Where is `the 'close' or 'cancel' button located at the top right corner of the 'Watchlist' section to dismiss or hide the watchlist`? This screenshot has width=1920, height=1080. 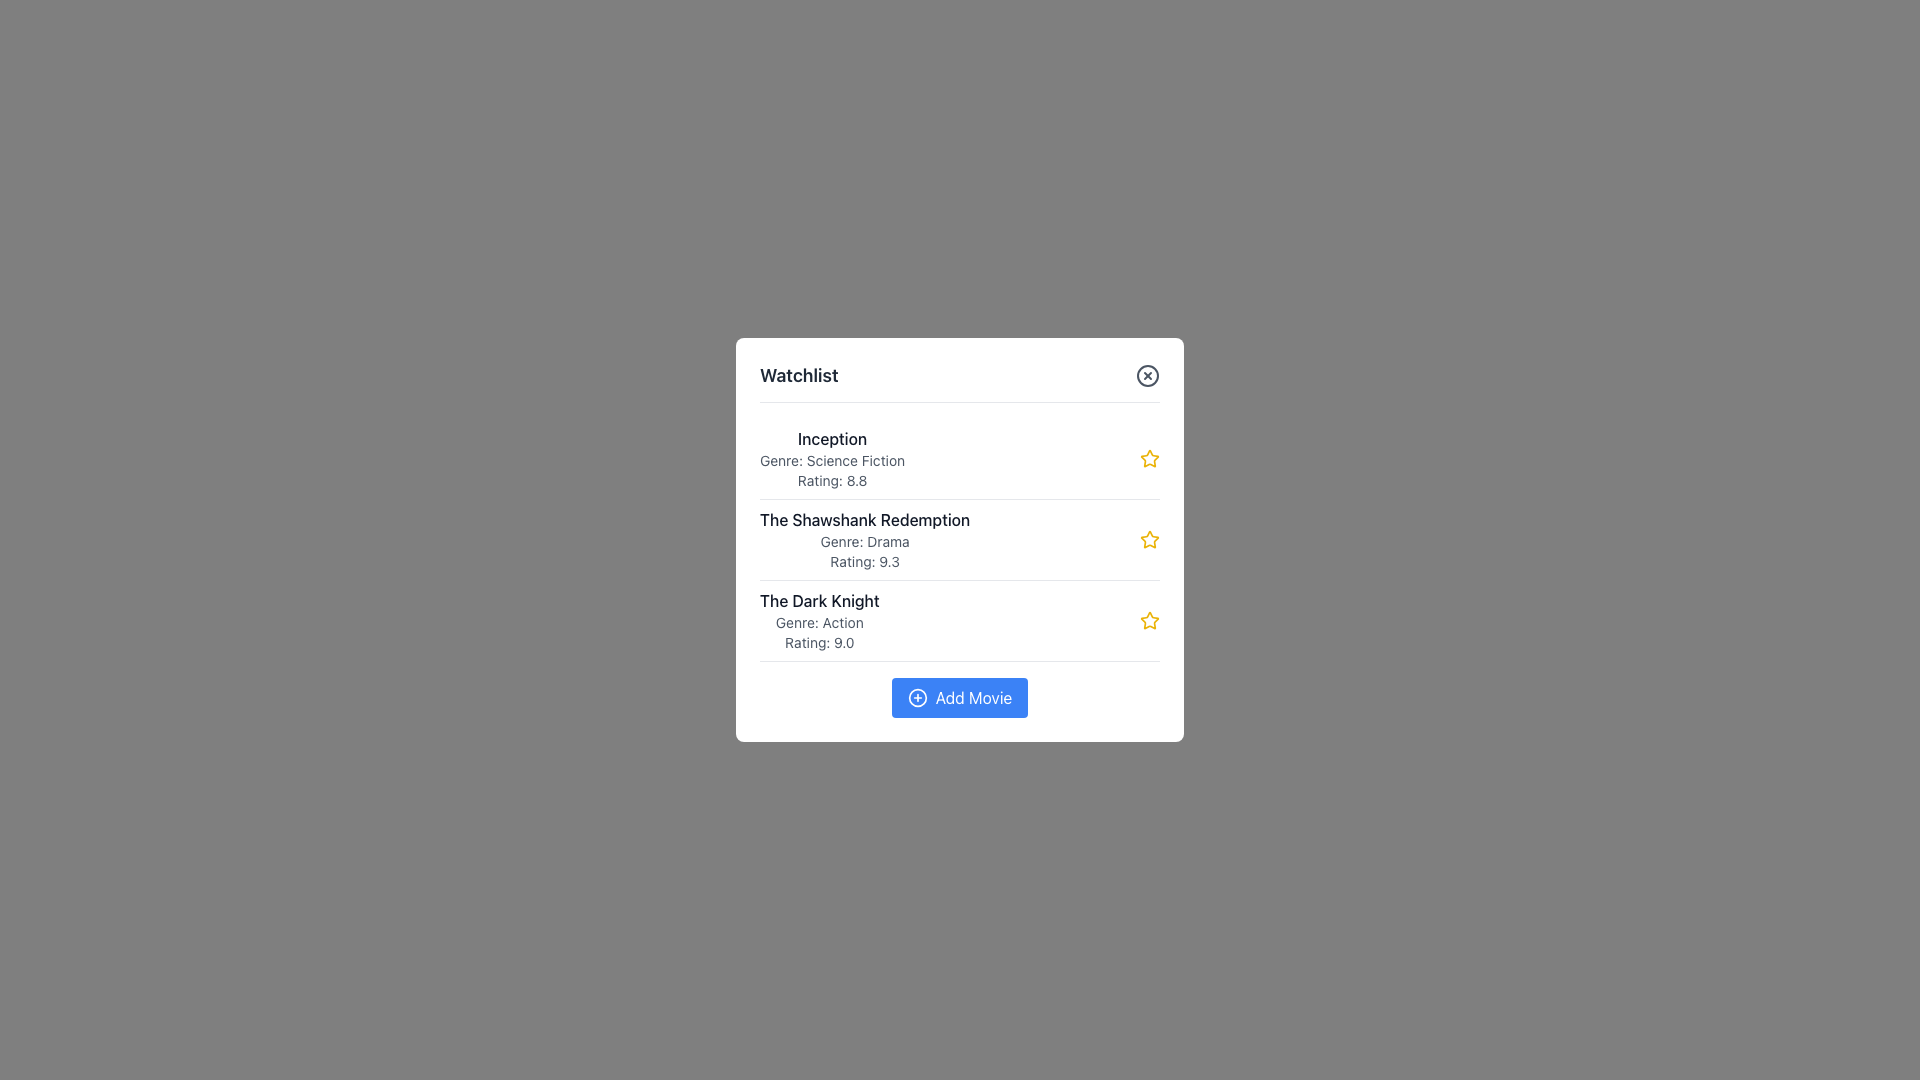 the 'close' or 'cancel' button located at the top right corner of the 'Watchlist' section to dismiss or hide the watchlist is located at coordinates (1147, 375).